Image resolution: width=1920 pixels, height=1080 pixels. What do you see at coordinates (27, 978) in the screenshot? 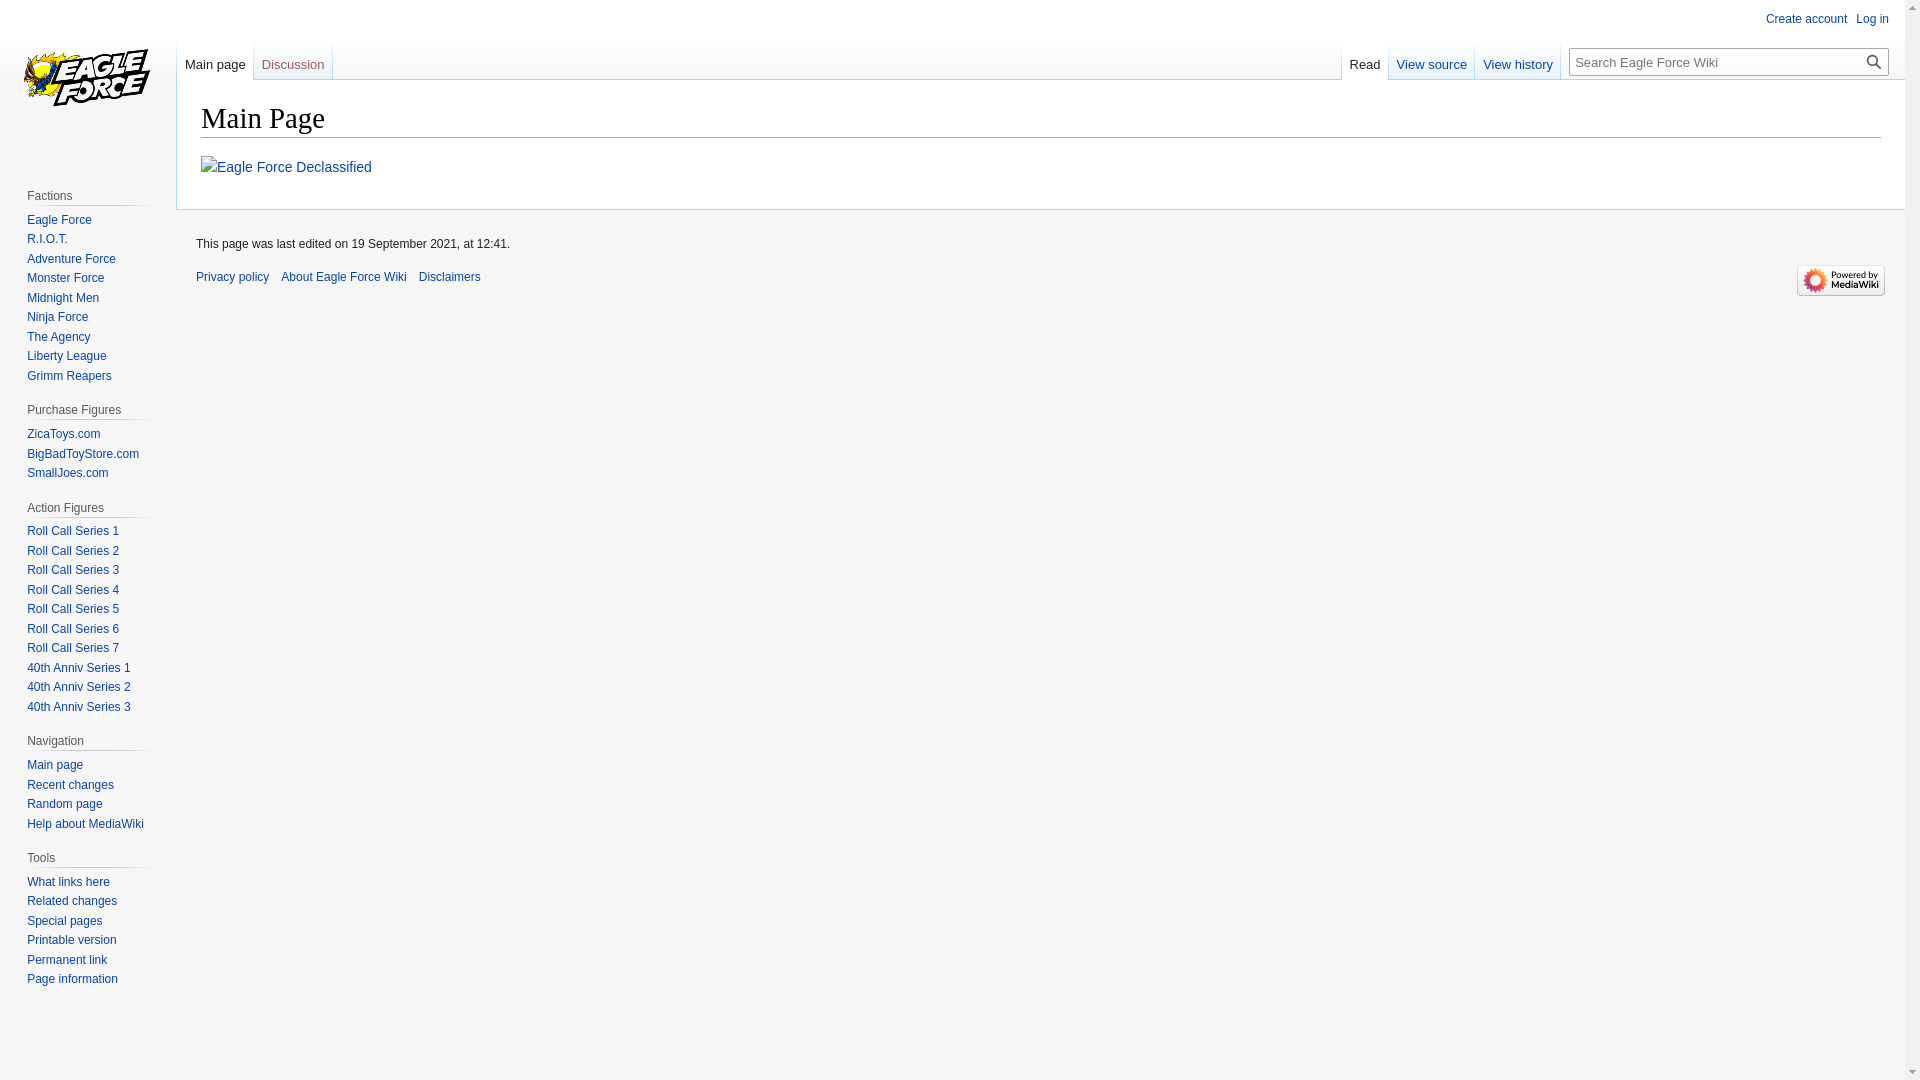
I see `'Page information'` at bounding box center [27, 978].